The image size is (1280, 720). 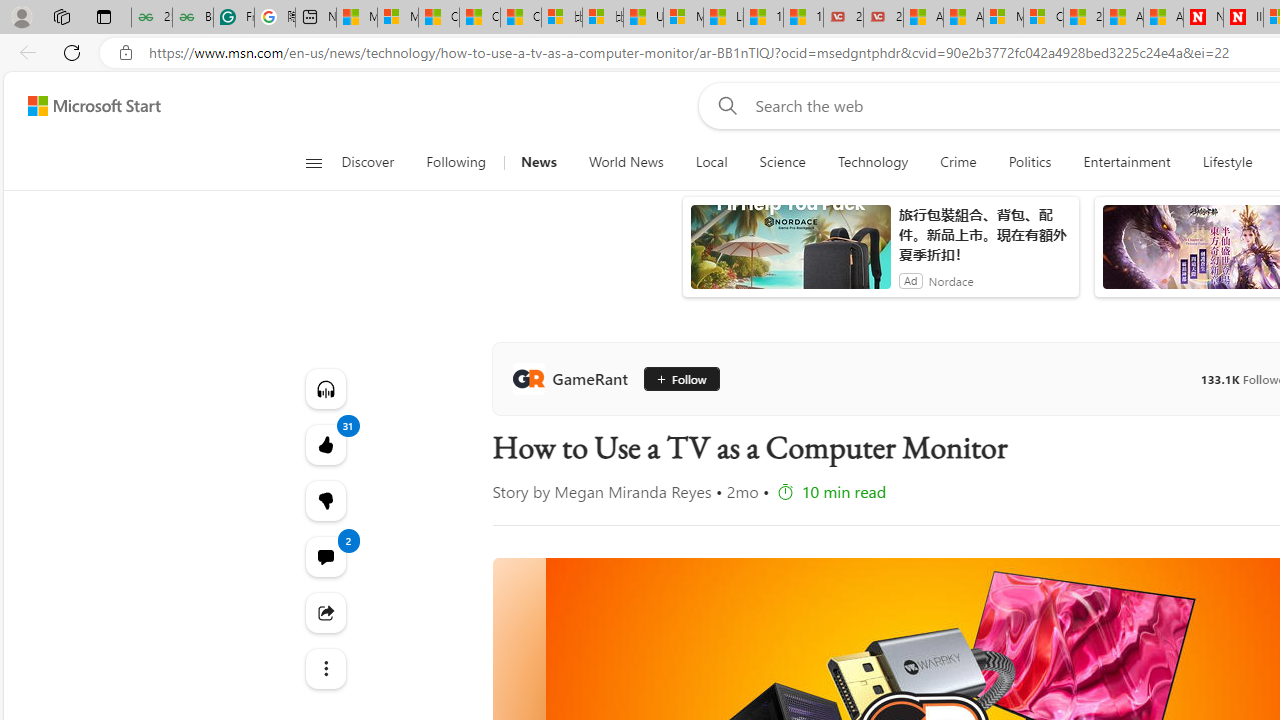 What do you see at coordinates (192, 17) in the screenshot?
I see `'Best SSL Certificates Provider in India - GeeksforGeeks'` at bounding box center [192, 17].